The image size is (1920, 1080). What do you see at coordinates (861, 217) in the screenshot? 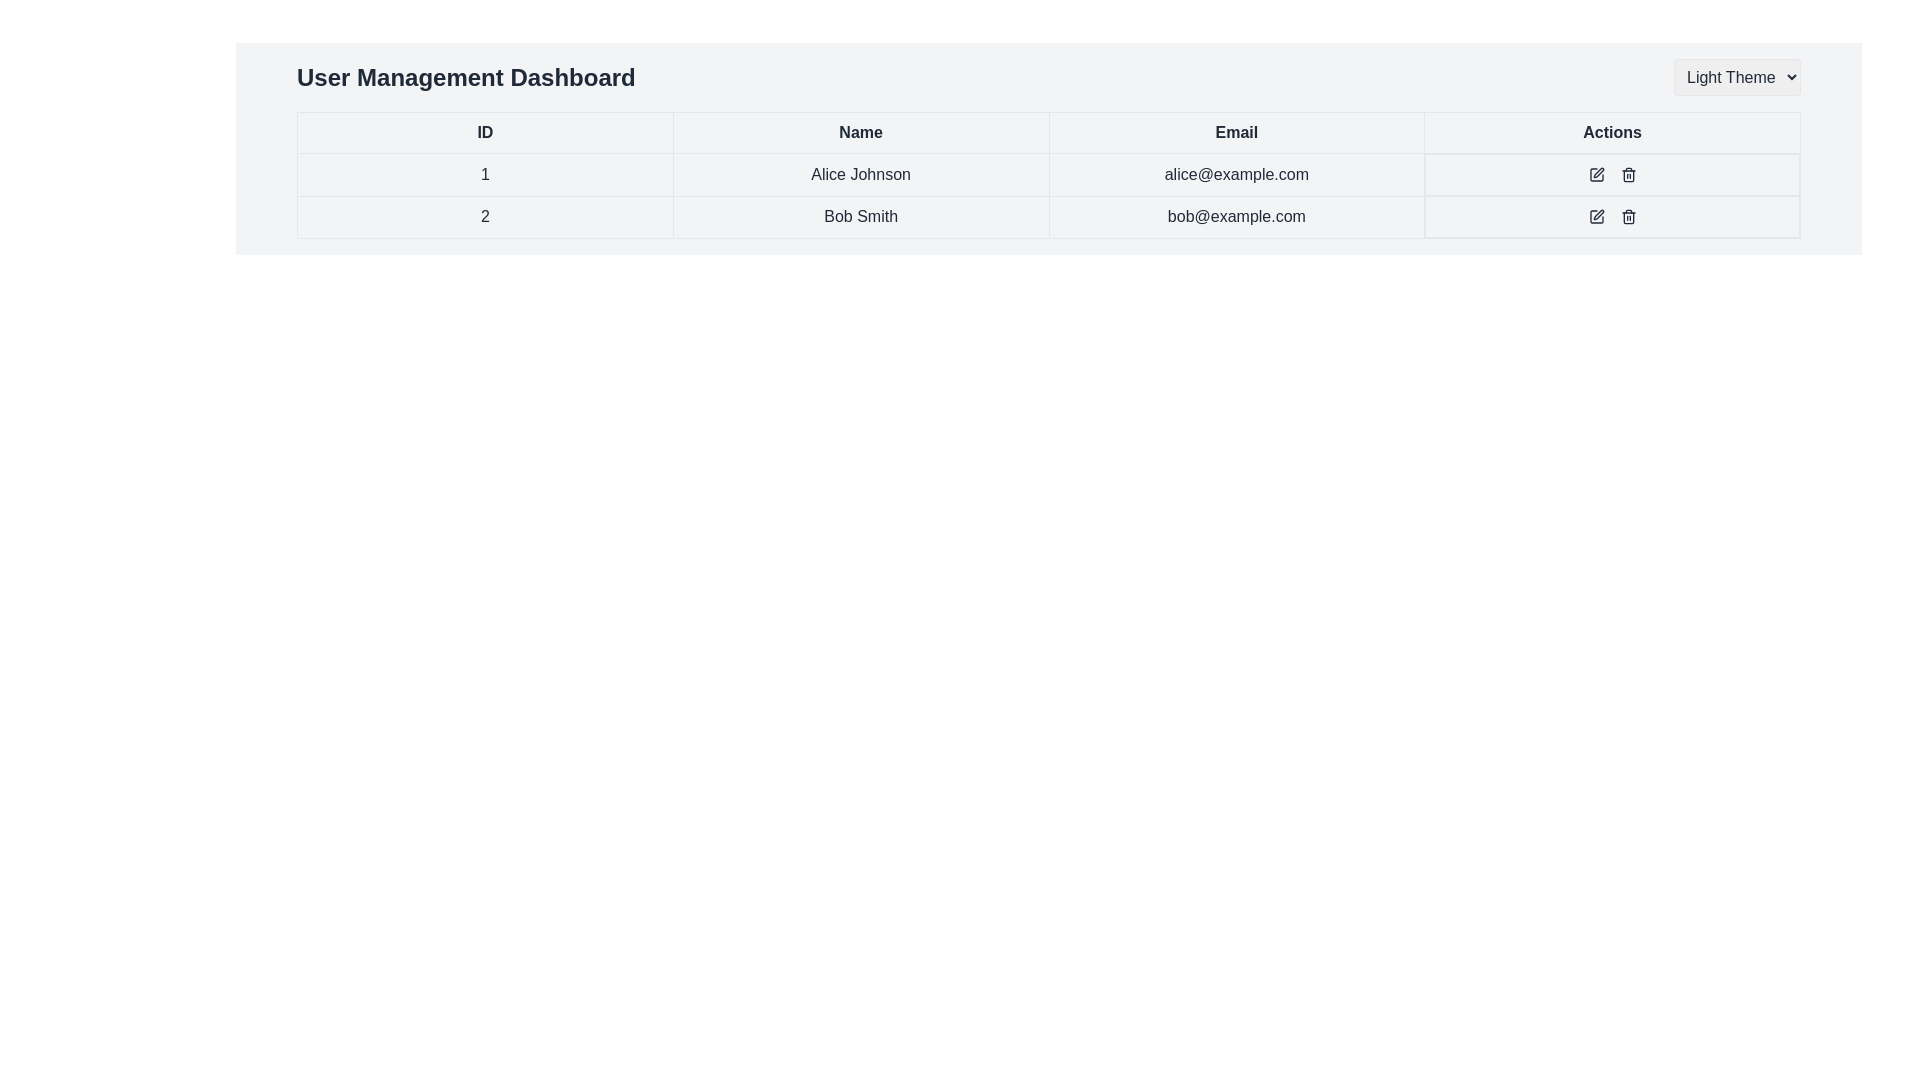
I see `the text display cell that shows the name 'Bob Smith', which is located in the second row of the table under the 'Name' column, between the 'ID' cell and the 'Email' cell` at bounding box center [861, 217].